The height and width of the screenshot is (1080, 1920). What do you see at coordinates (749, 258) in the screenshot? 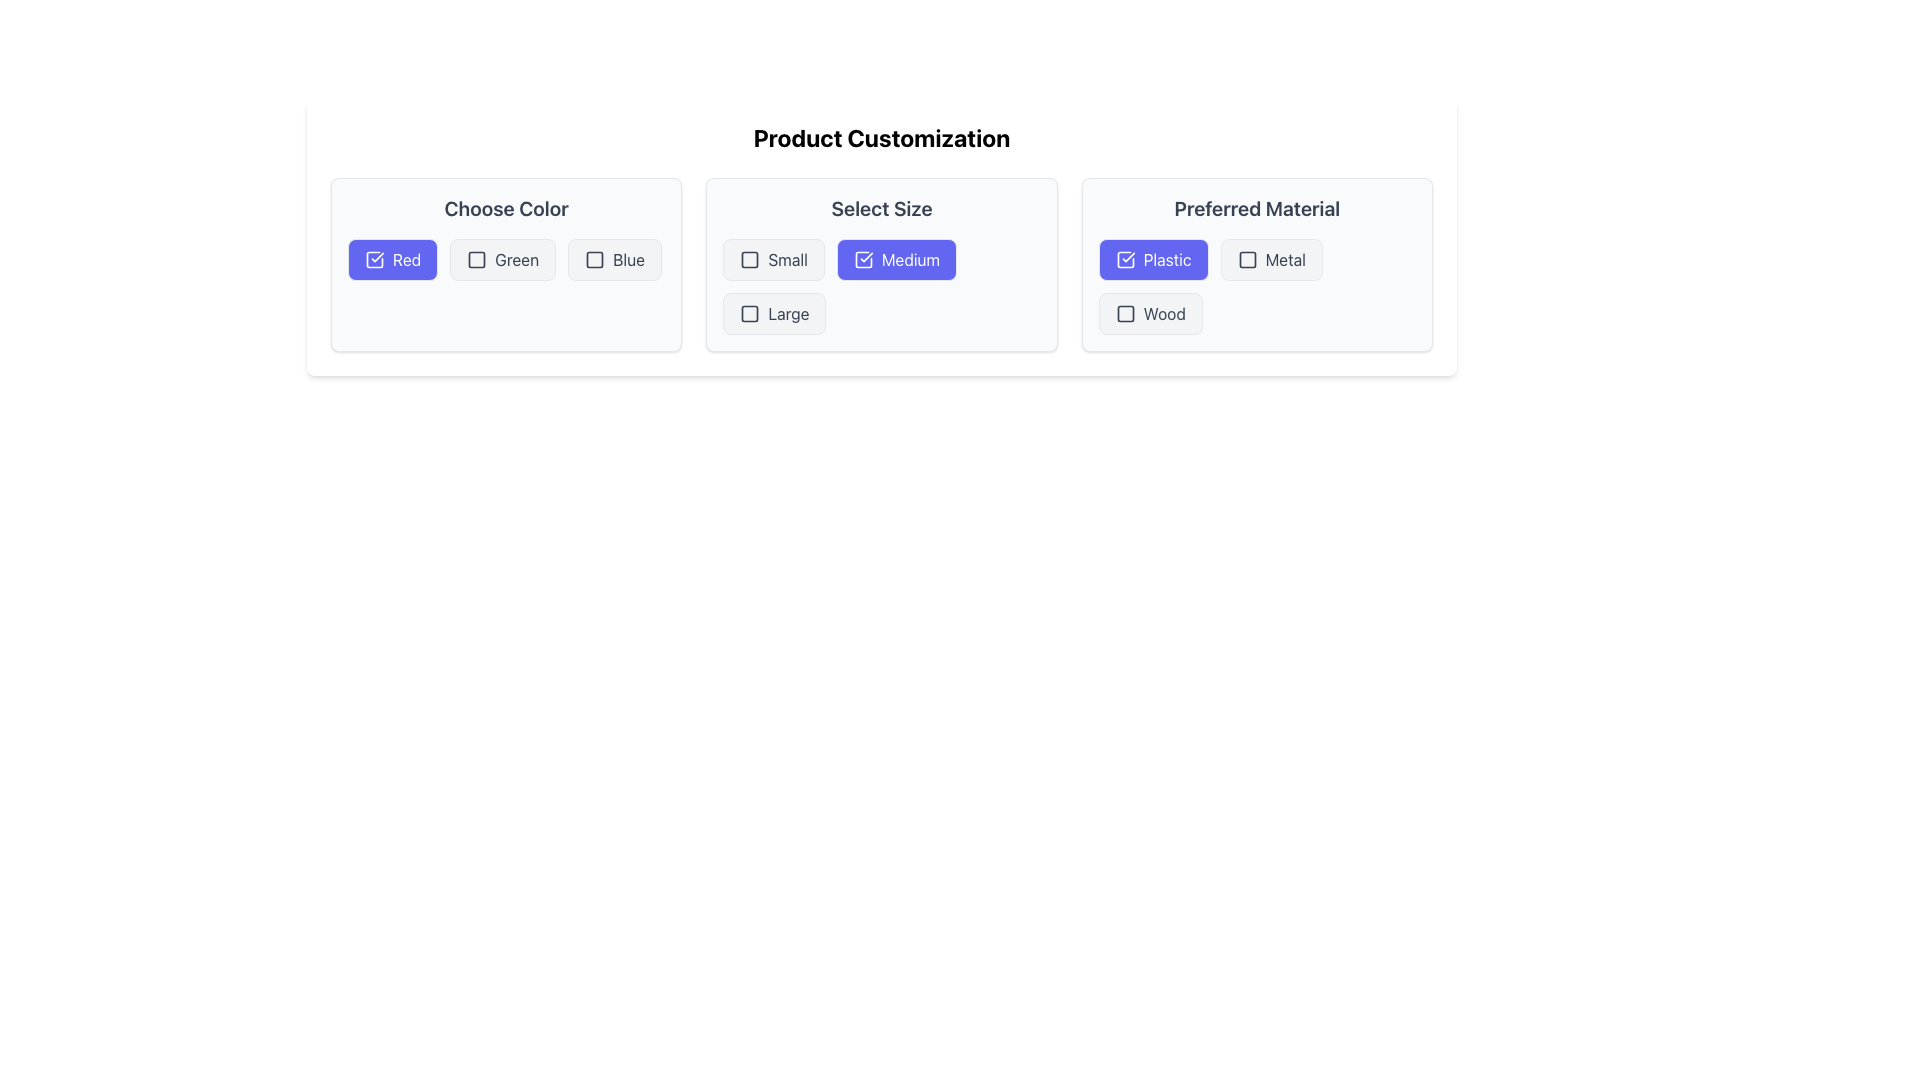
I see `the small, unfilled square checkbox located to the left of the label 'Small' in the 'Select Size' section` at bounding box center [749, 258].